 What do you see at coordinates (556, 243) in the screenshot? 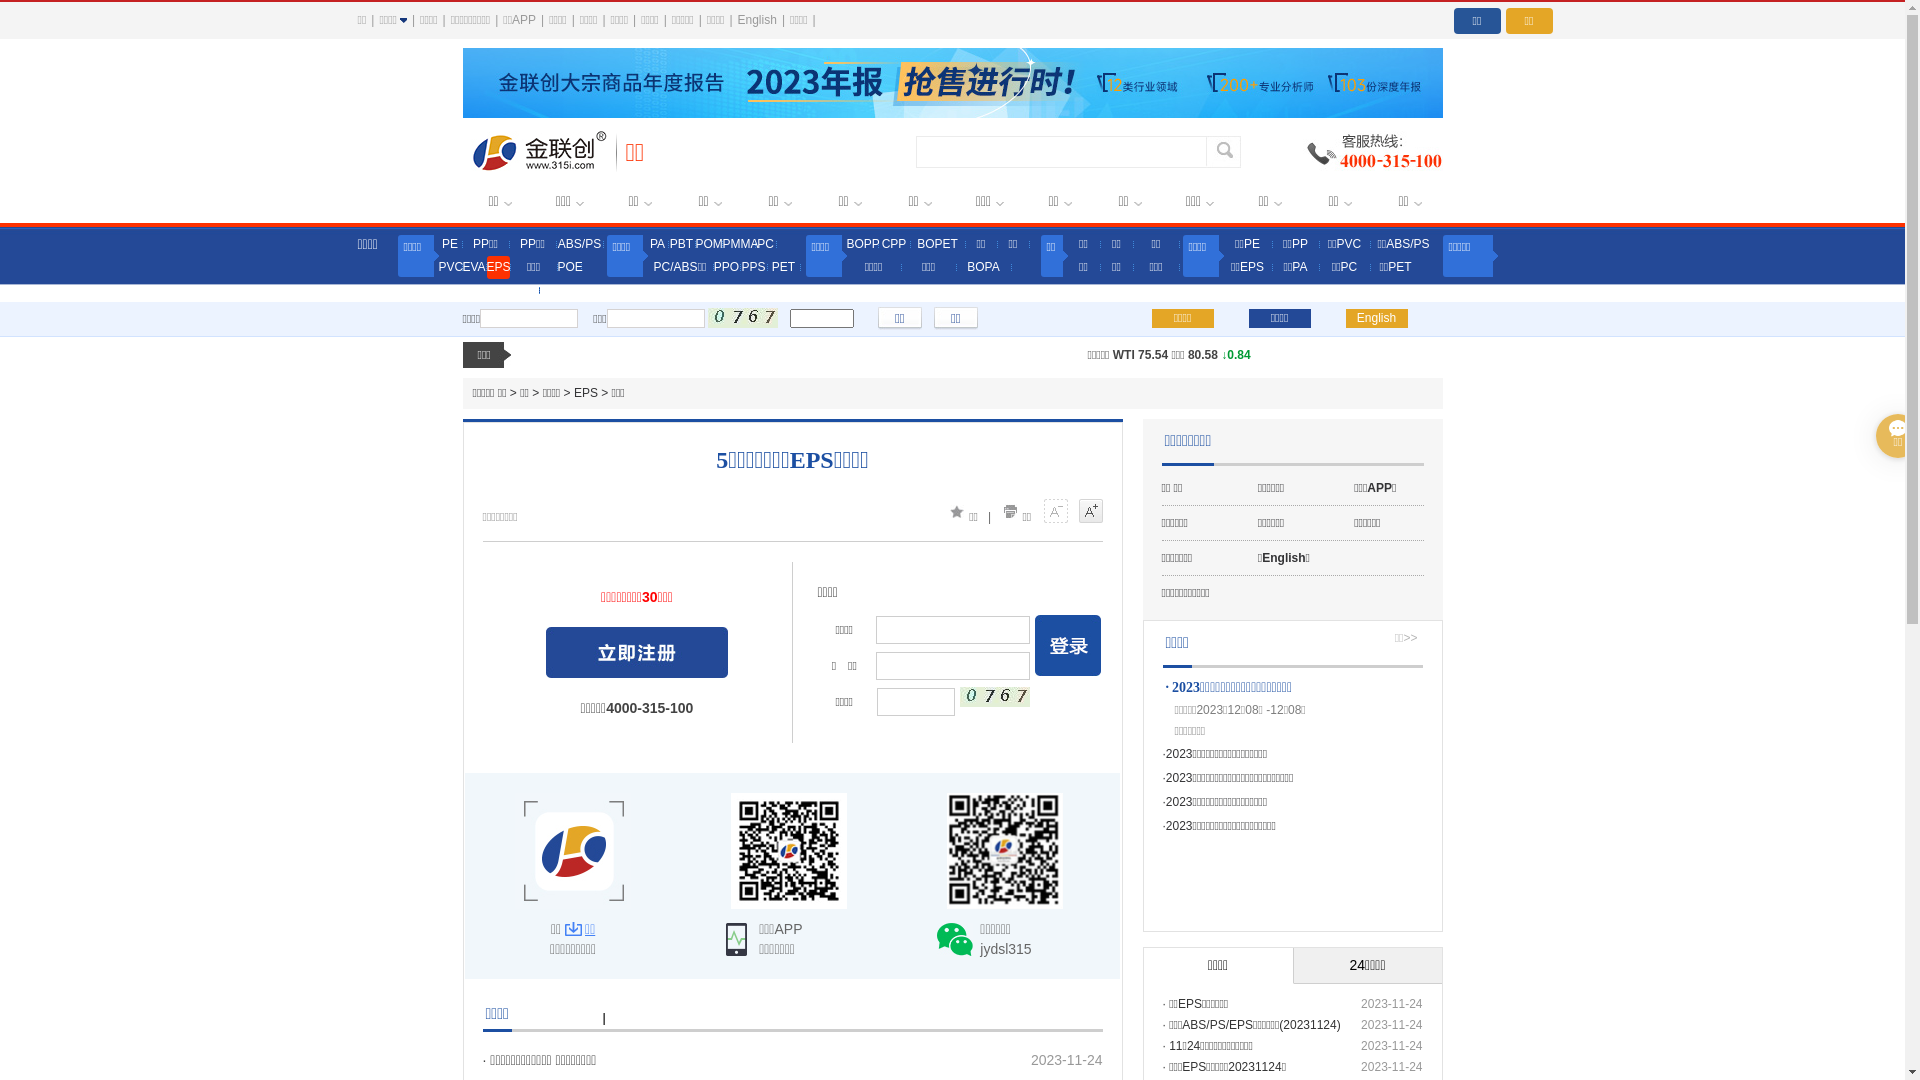
I see `'ABS/PS'` at bounding box center [556, 243].